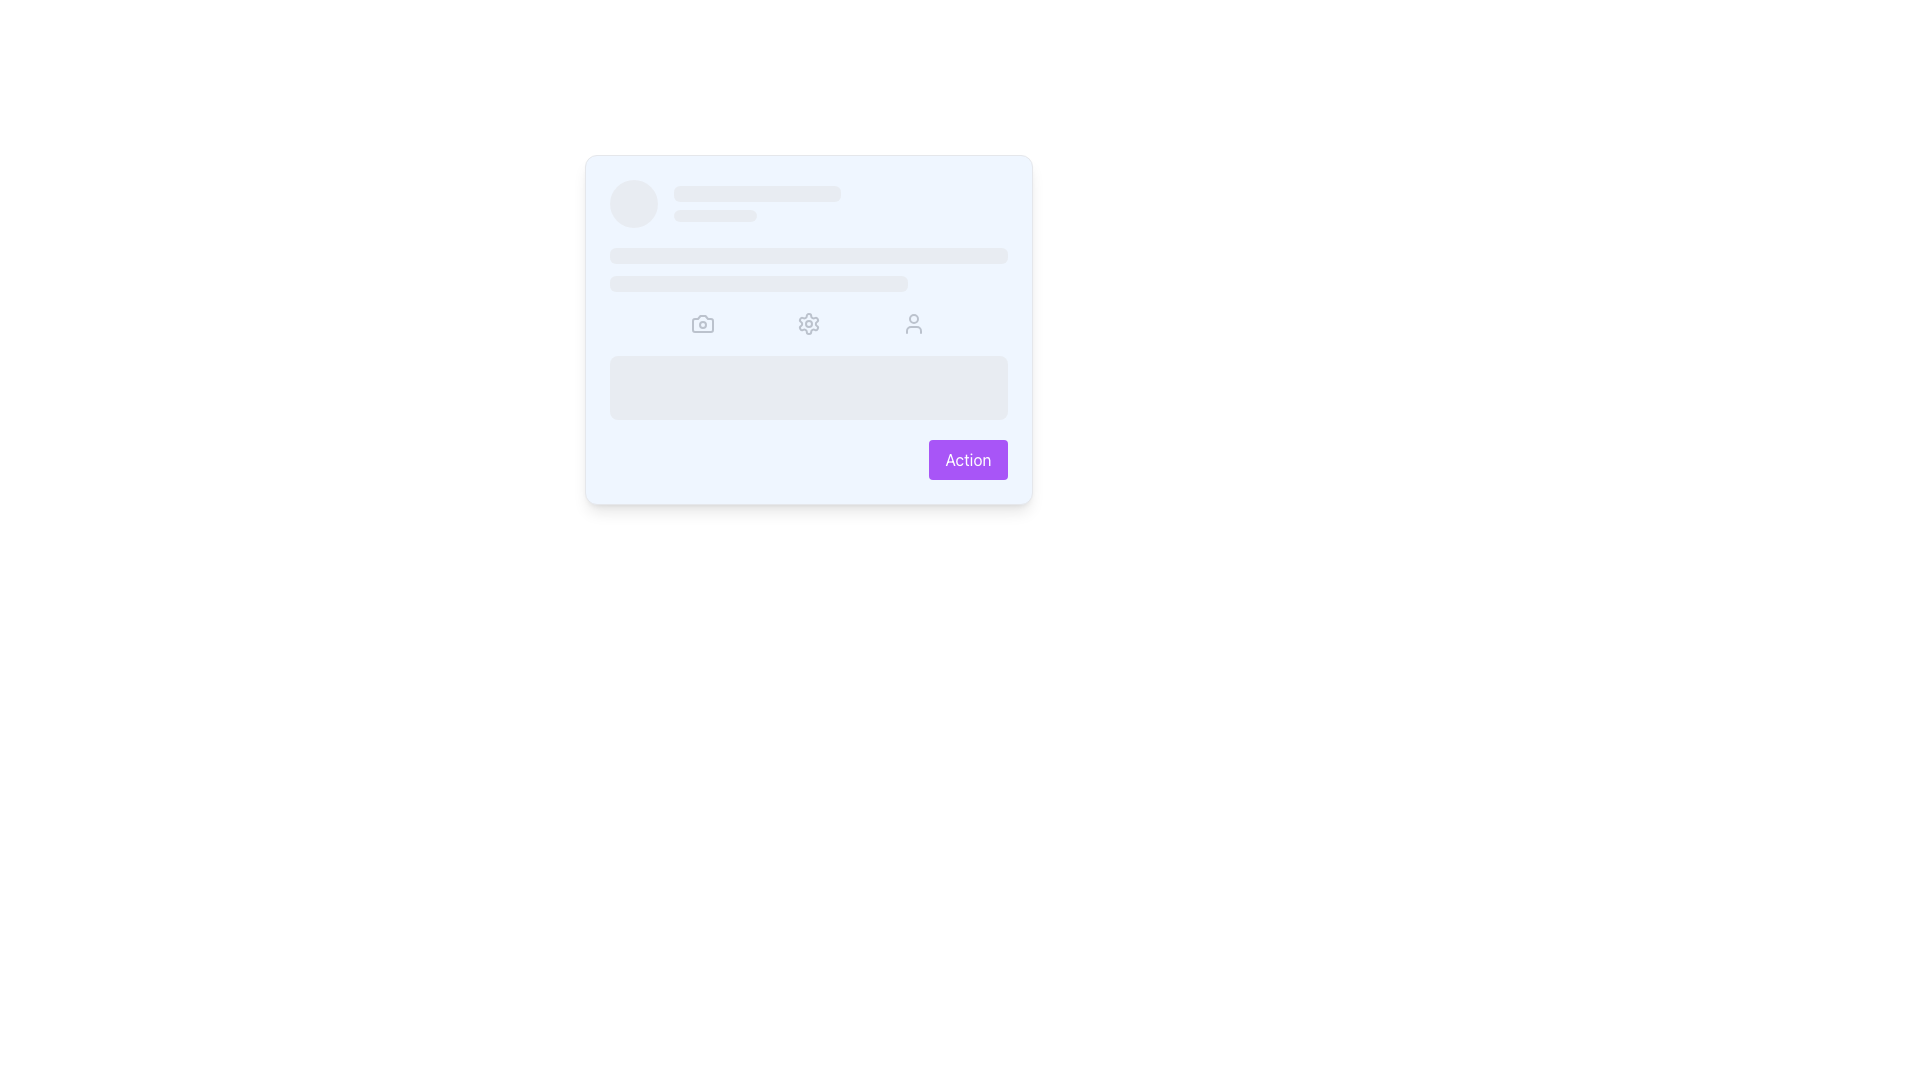 The width and height of the screenshot is (1920, 1080). Describe the element at coordinates (702, 323) in the screenshot. I see `the camera icon, which is the first icon from the left in the toolbar section beneath the main content block` at that location.